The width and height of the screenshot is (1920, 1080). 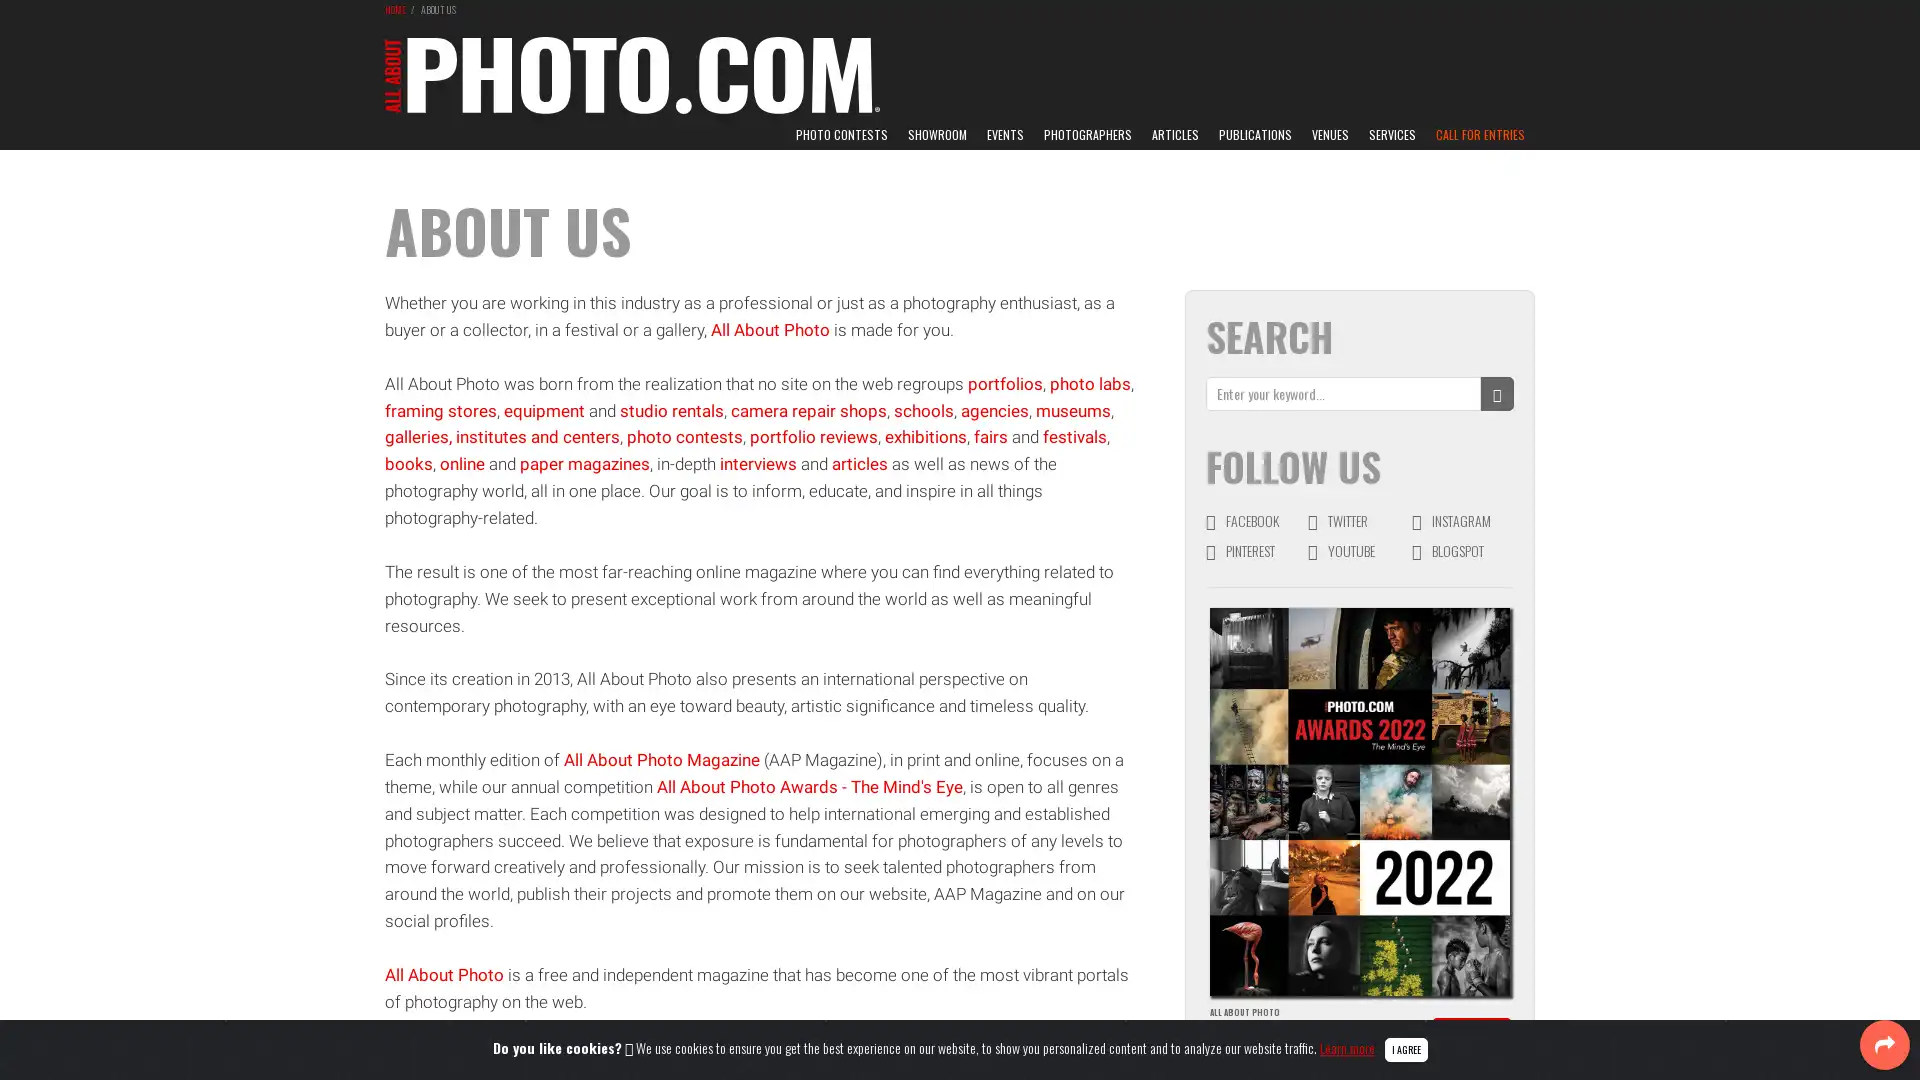 What do you see at coordinates (841, 135) in the screenshot?
I see `PHOTO CONTESTS` at bounding box center [841, 135].